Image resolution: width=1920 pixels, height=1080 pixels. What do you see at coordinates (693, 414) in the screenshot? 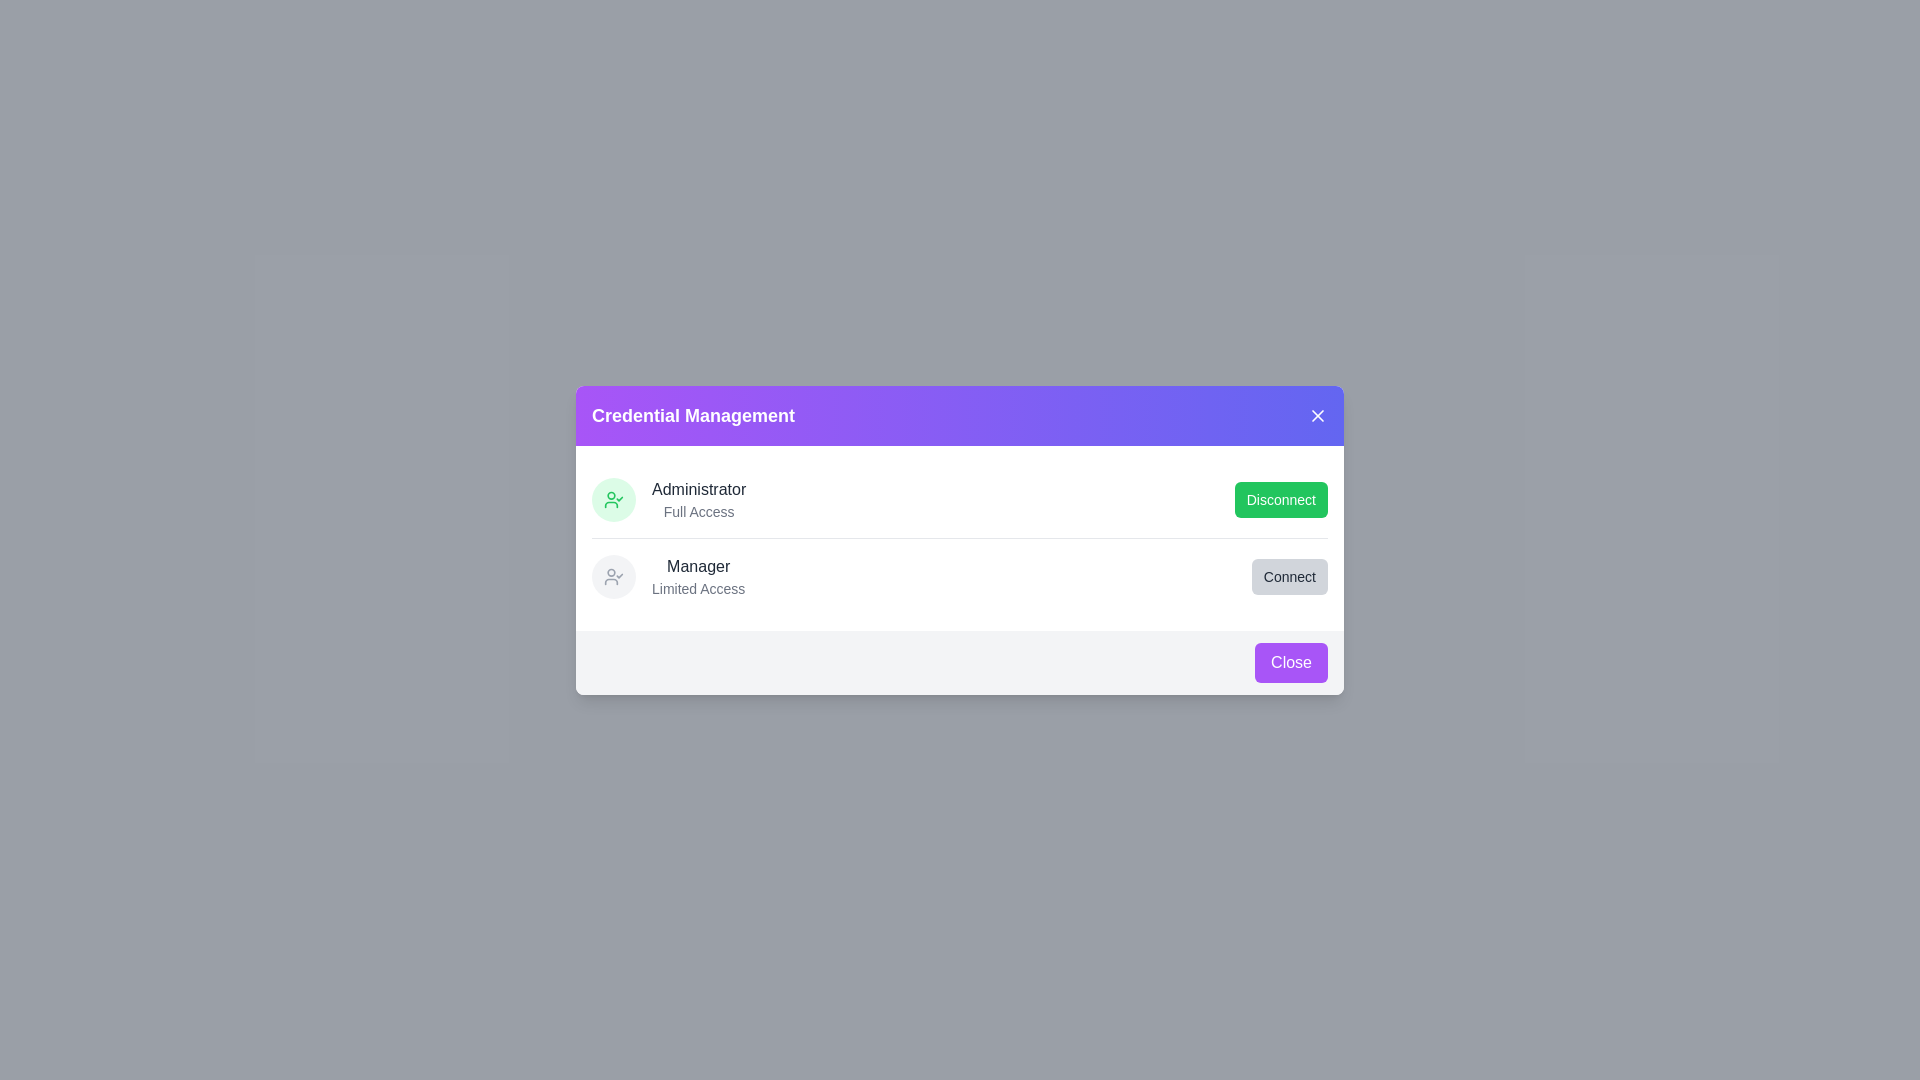
I see `the section title text label that provides context about credential management, located at the top portion of the dialog box, left of the 'close' button` at bounding box center [693, 414].